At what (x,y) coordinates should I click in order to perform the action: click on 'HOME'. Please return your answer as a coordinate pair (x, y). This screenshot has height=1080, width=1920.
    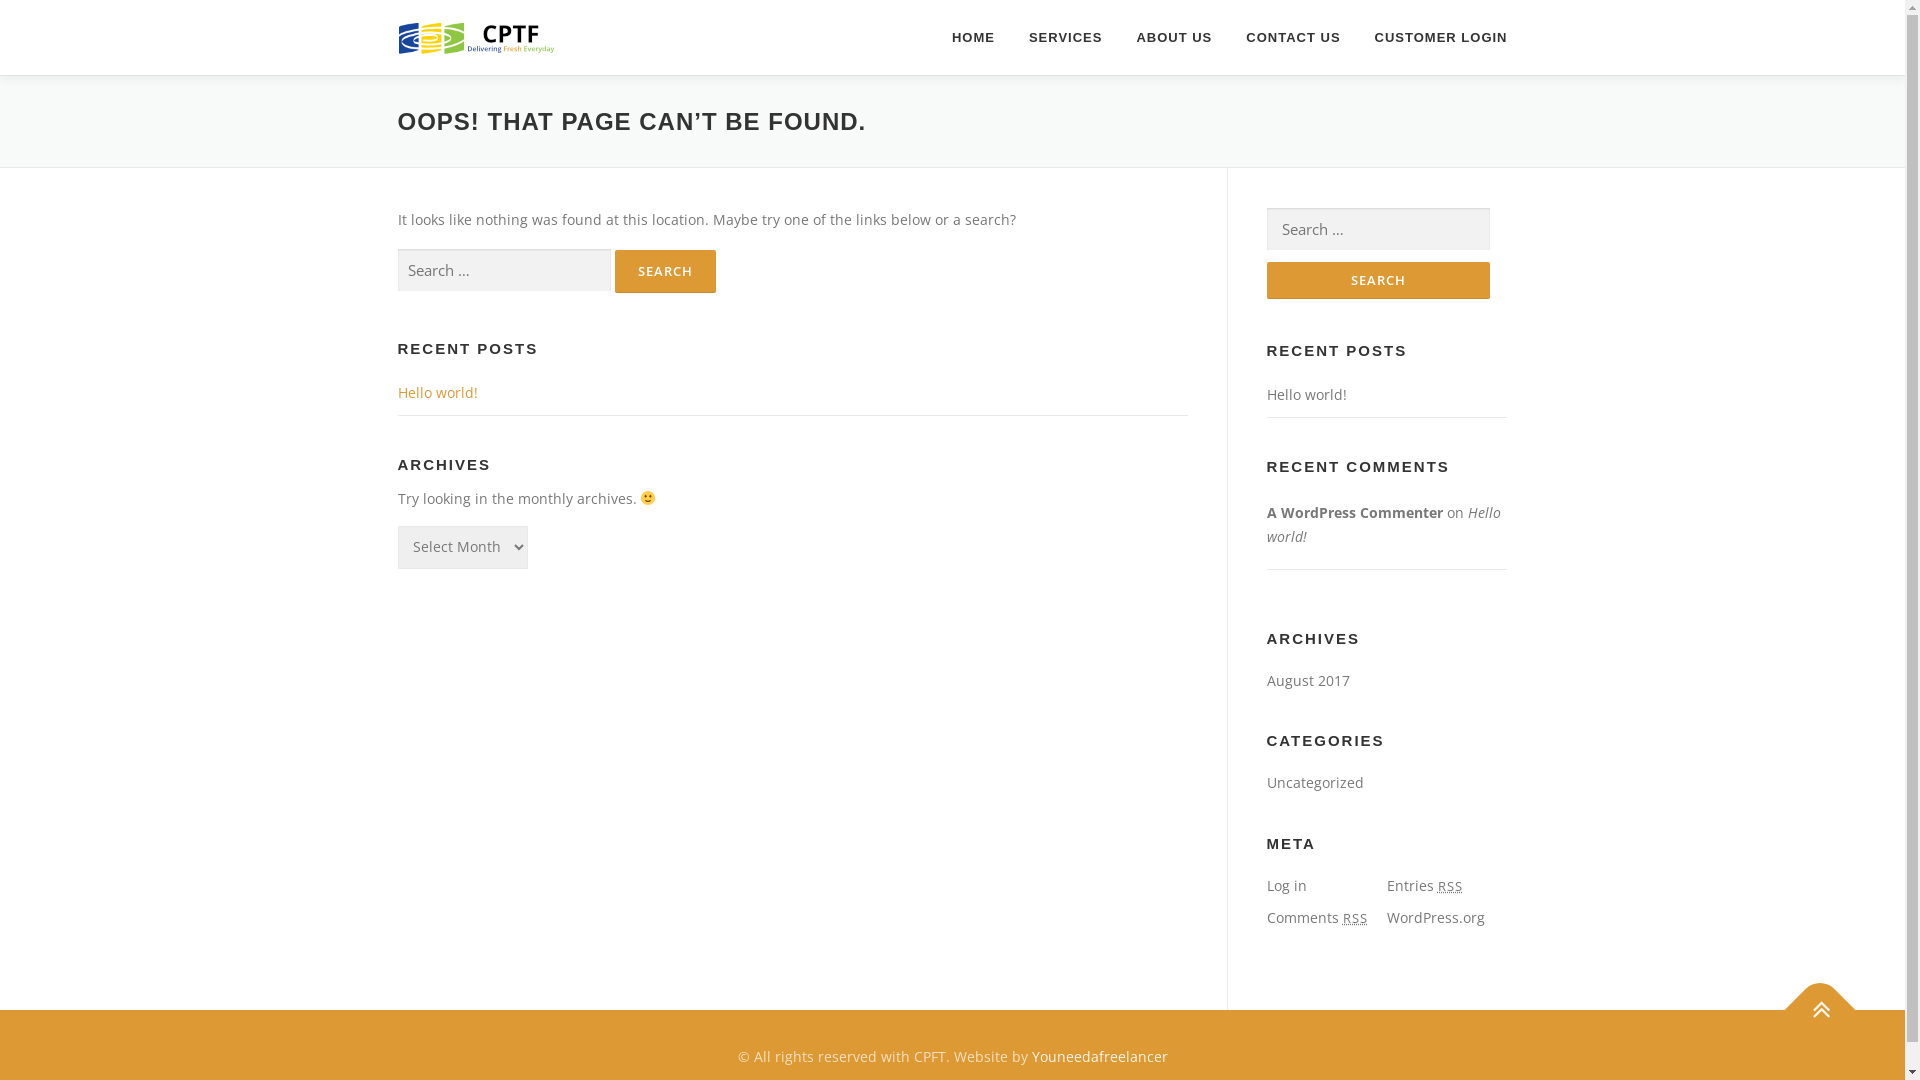
    Looking at the image, I should click on (934, 37).